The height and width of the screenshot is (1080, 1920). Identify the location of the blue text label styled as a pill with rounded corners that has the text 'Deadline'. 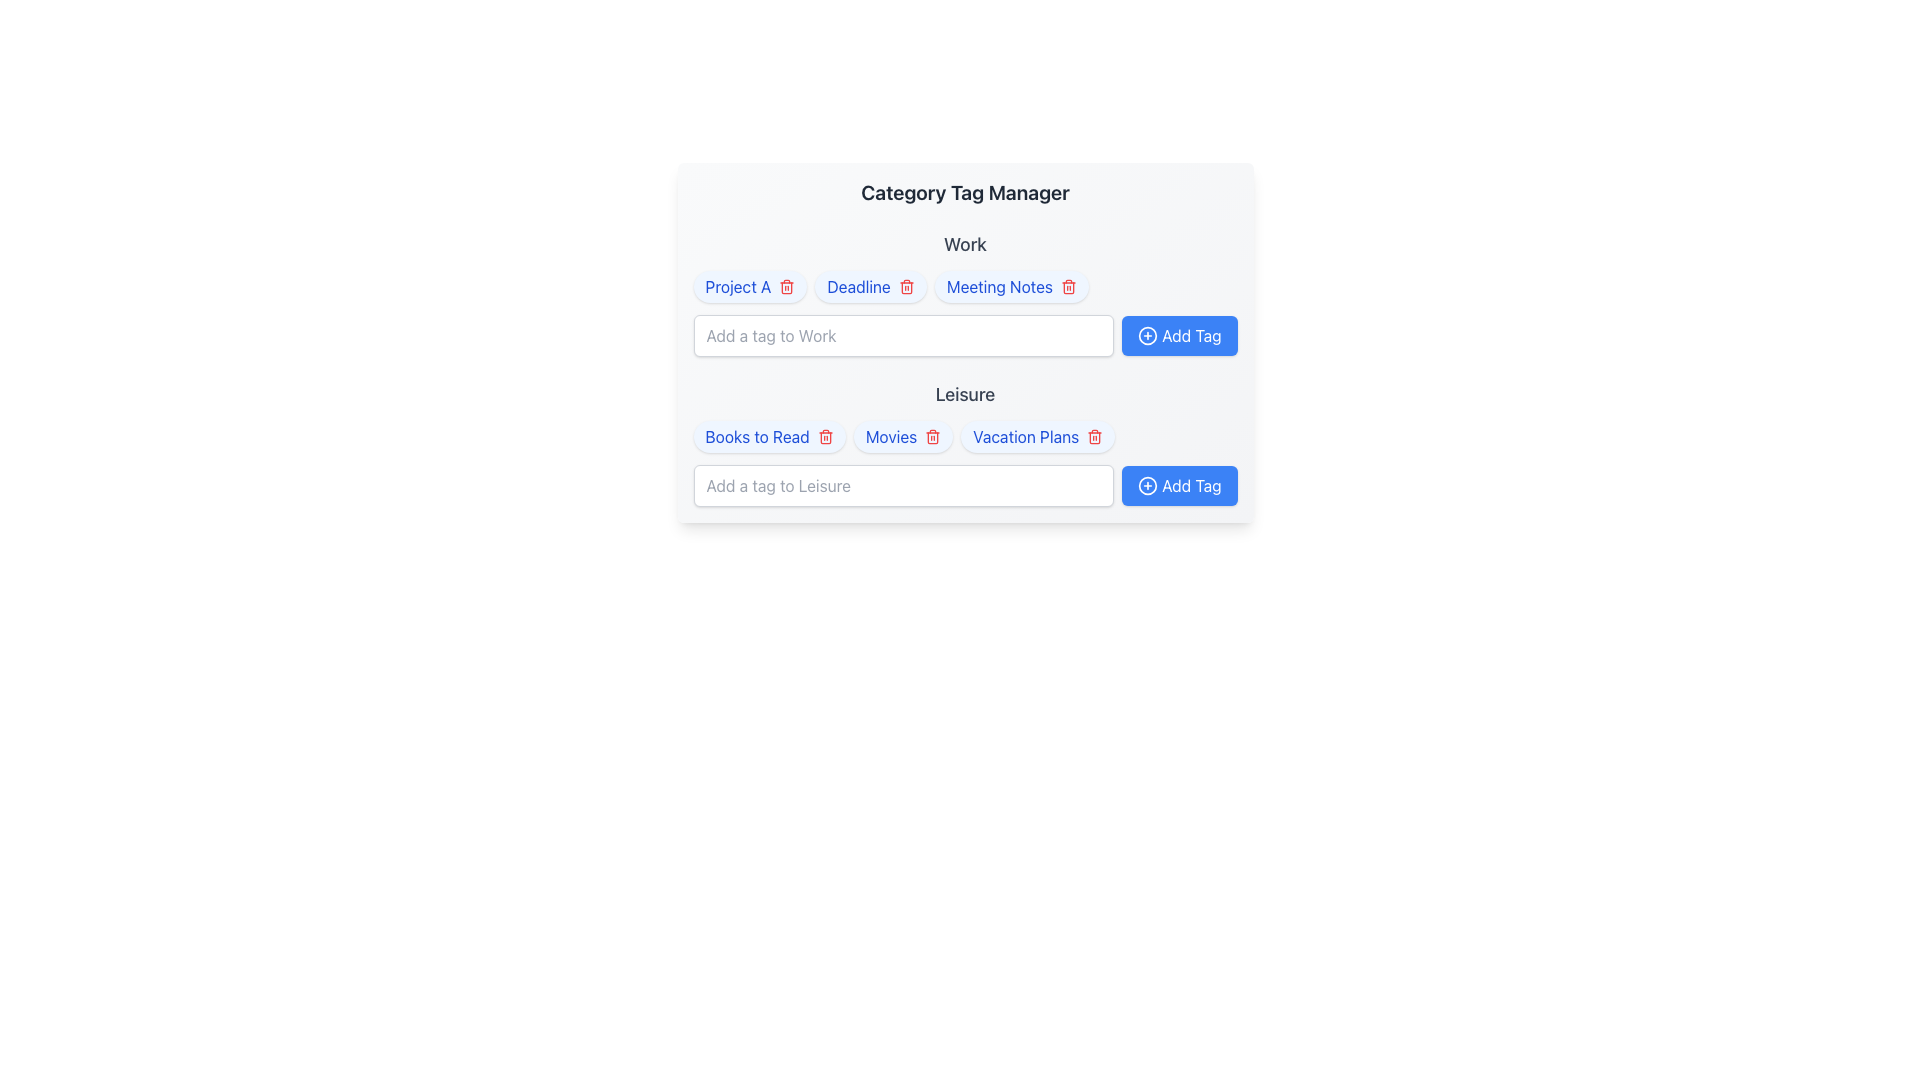
(871, 286).